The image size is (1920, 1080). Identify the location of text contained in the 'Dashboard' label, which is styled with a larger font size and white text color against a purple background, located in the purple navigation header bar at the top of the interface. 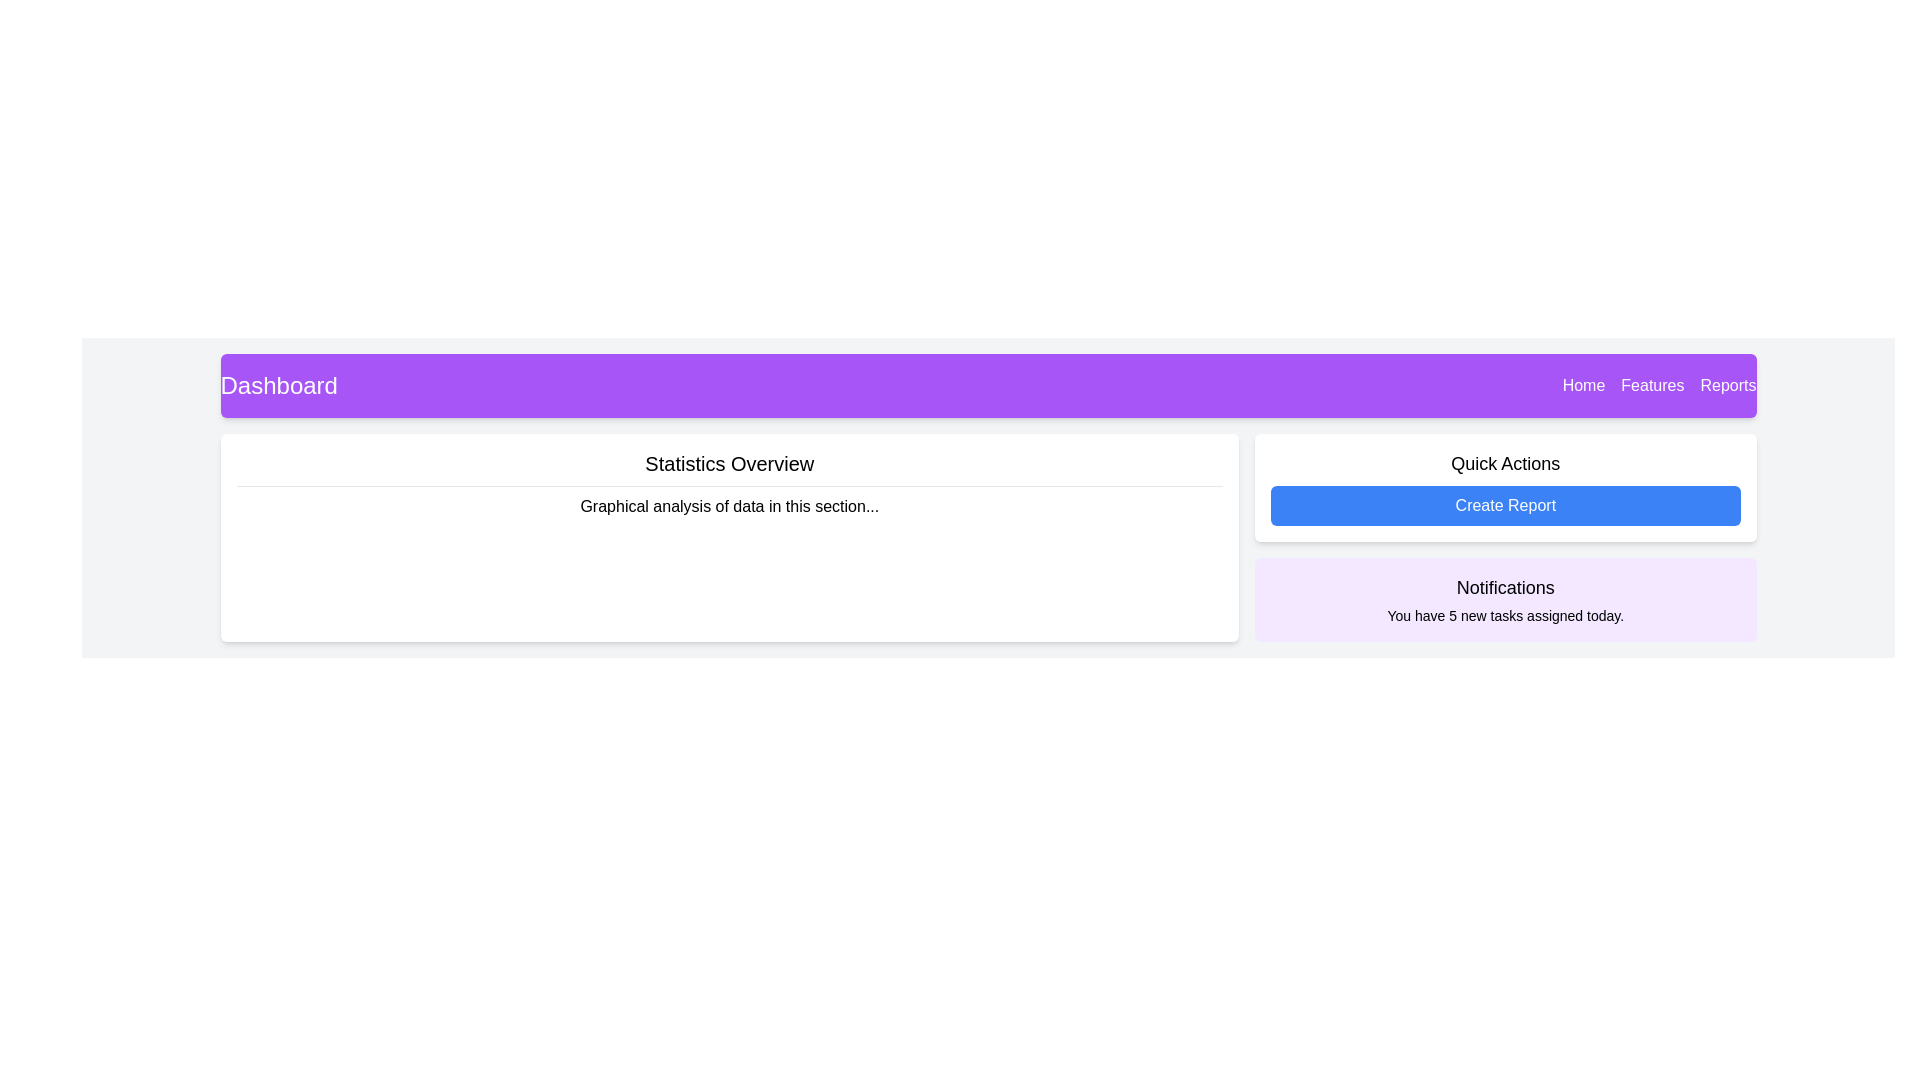
(278, 385).